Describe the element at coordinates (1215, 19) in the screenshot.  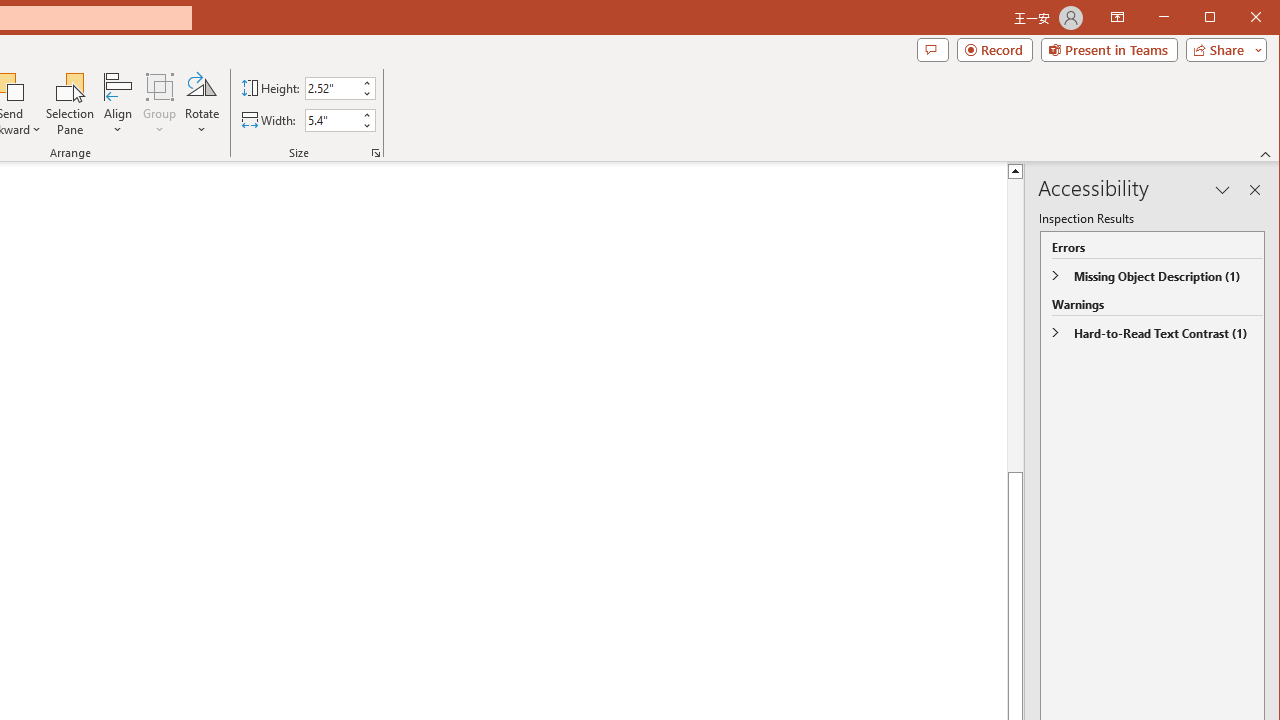
I see `'Minimize'` at that location.